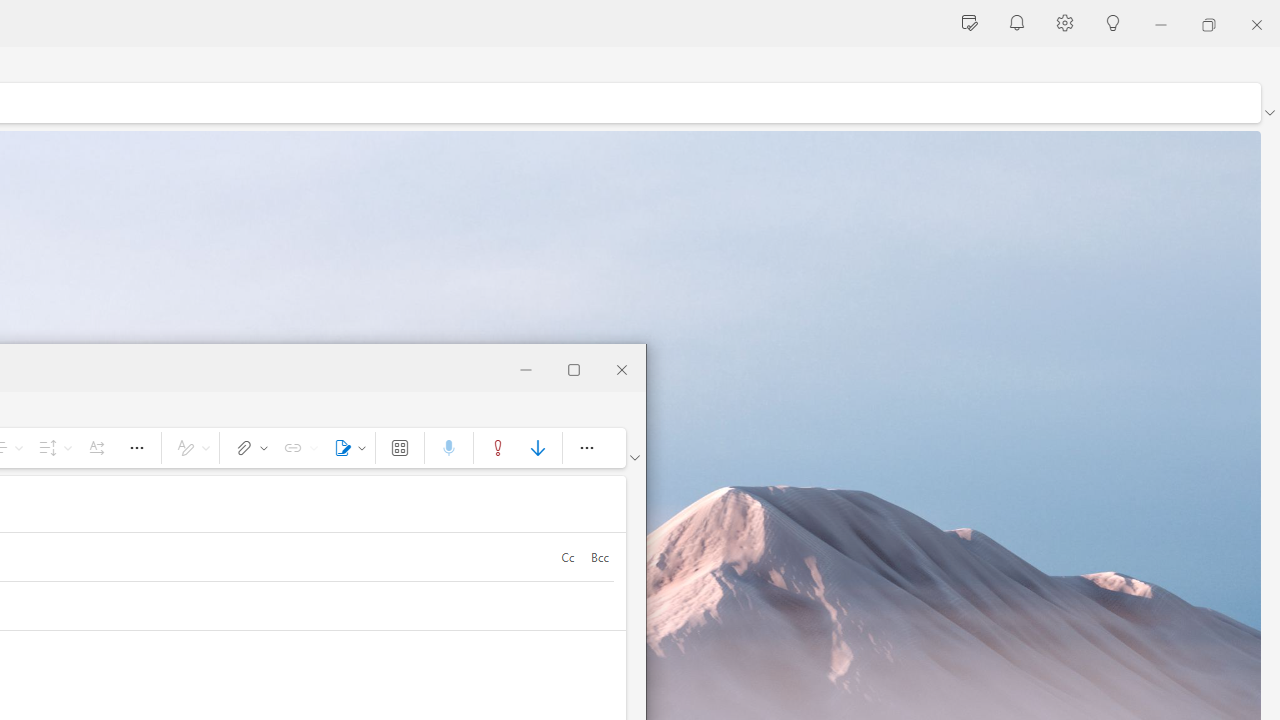 This screenshot has height=720, width=1280. I want to click on 'Dictate', so click(447, 446).